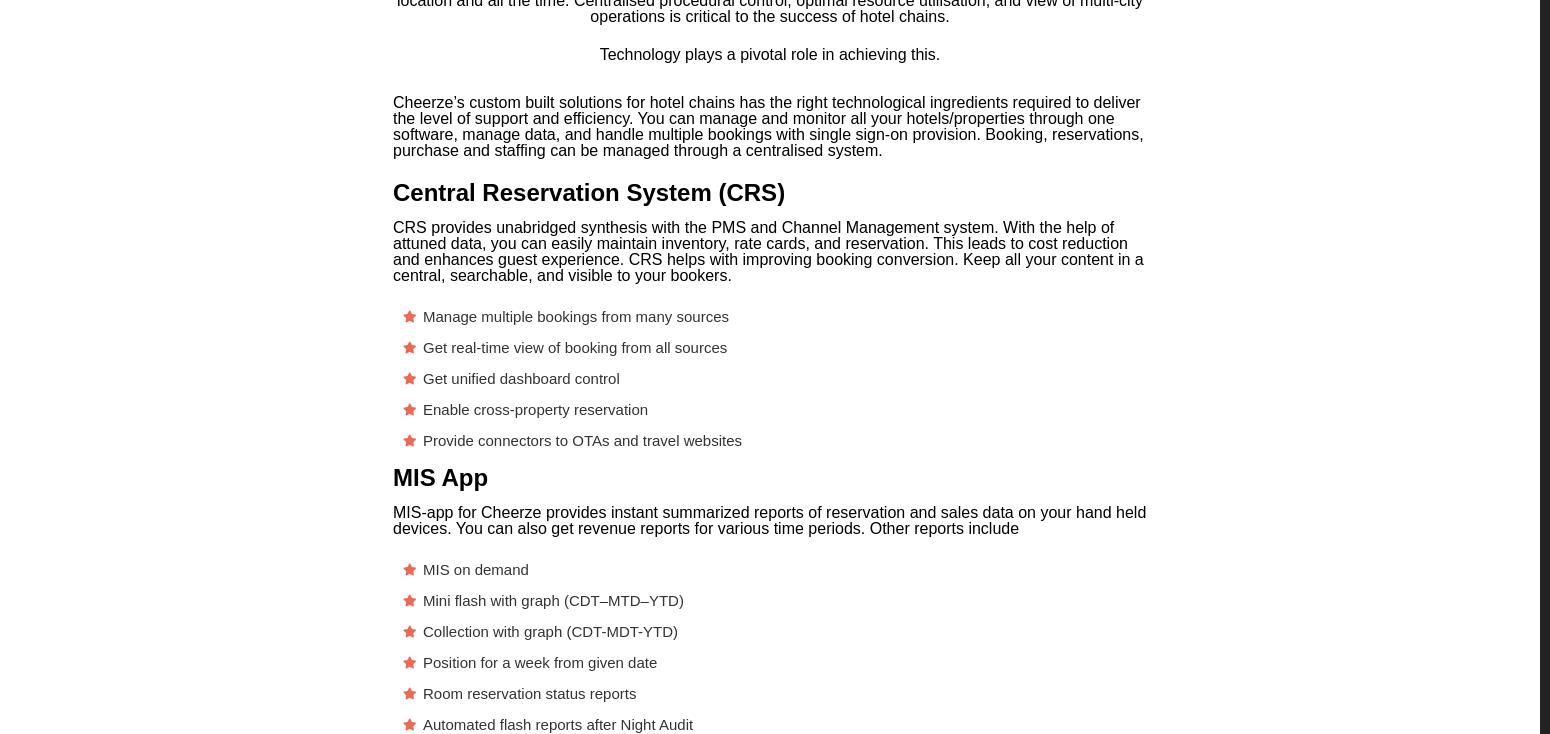 This screenshot has width=1550, height=734. I want to click on 'Collection with graph (CDT-MDT-YTD)', so click(550, 630).